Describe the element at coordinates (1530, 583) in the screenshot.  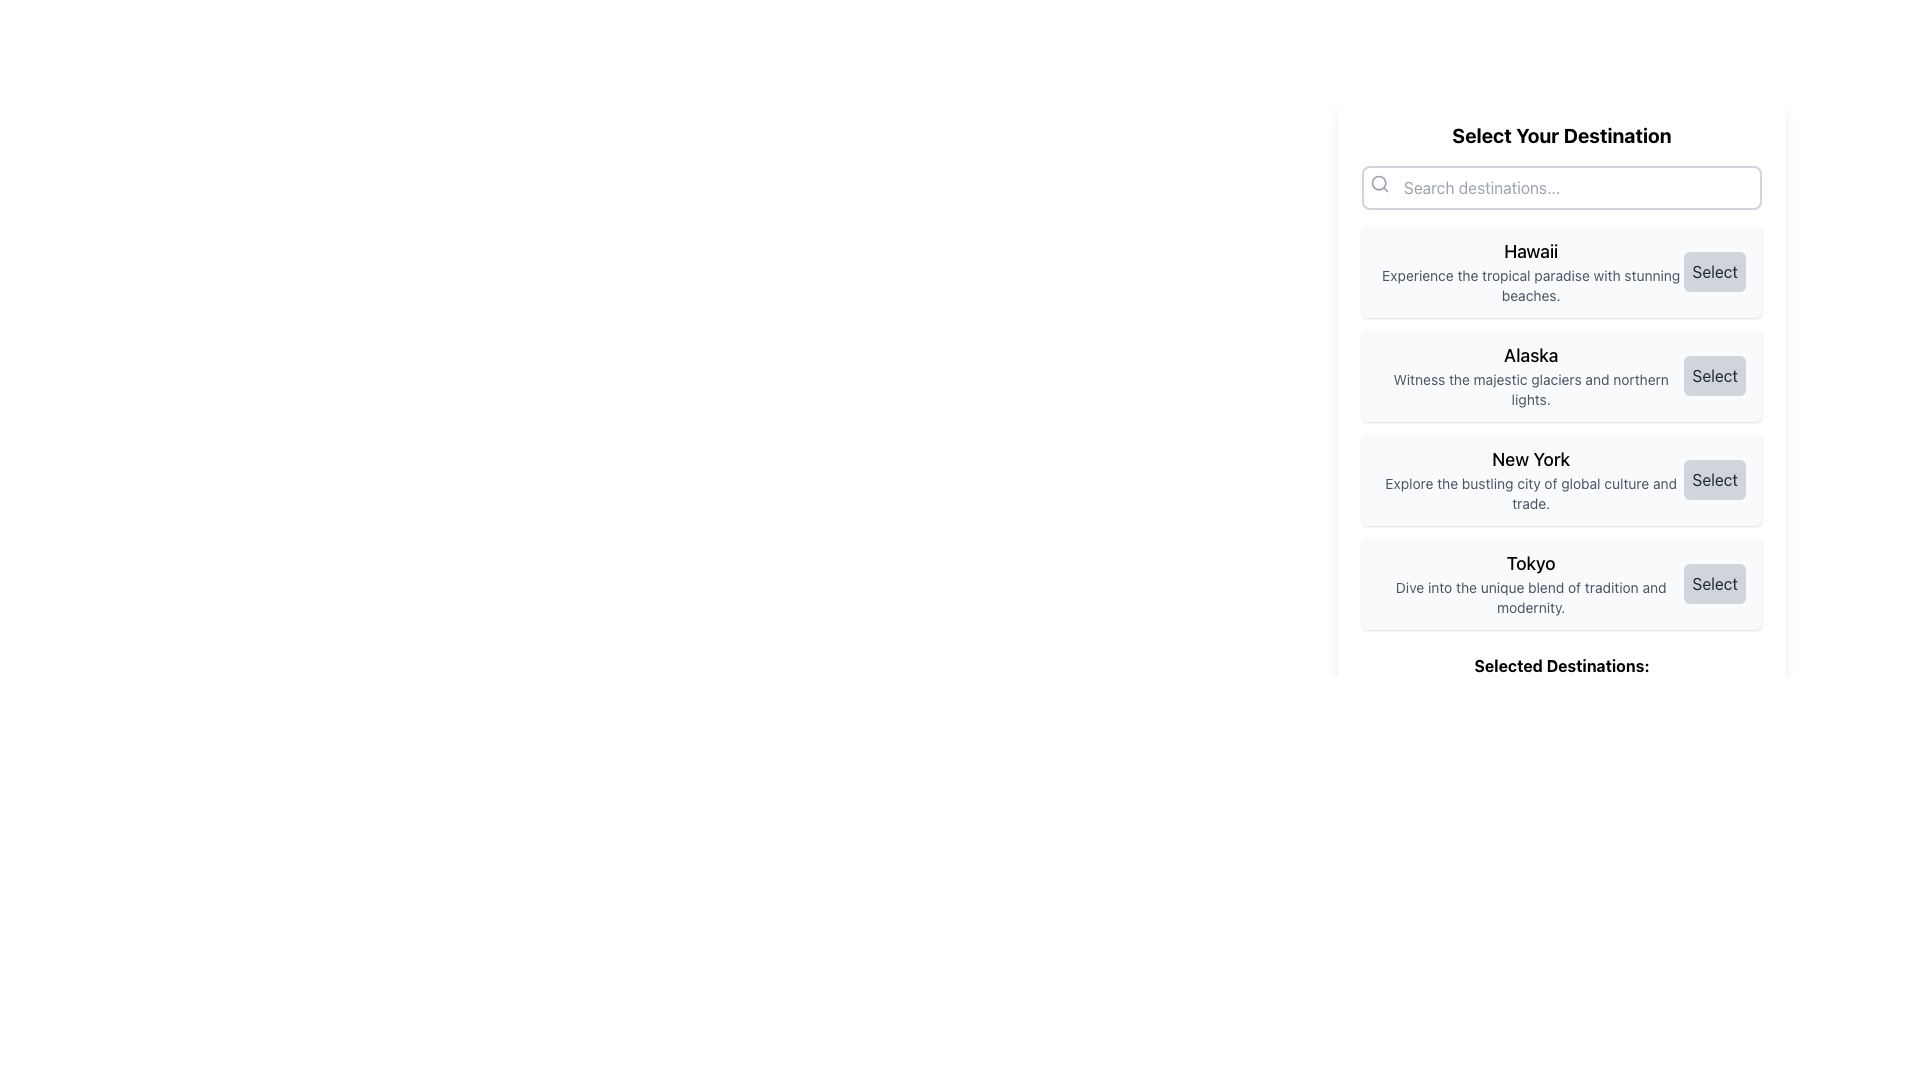
I see `descriptive text section of the 'Tokyo' card, which is located centrally within the card under the main title 'Tokyo'` at that location.